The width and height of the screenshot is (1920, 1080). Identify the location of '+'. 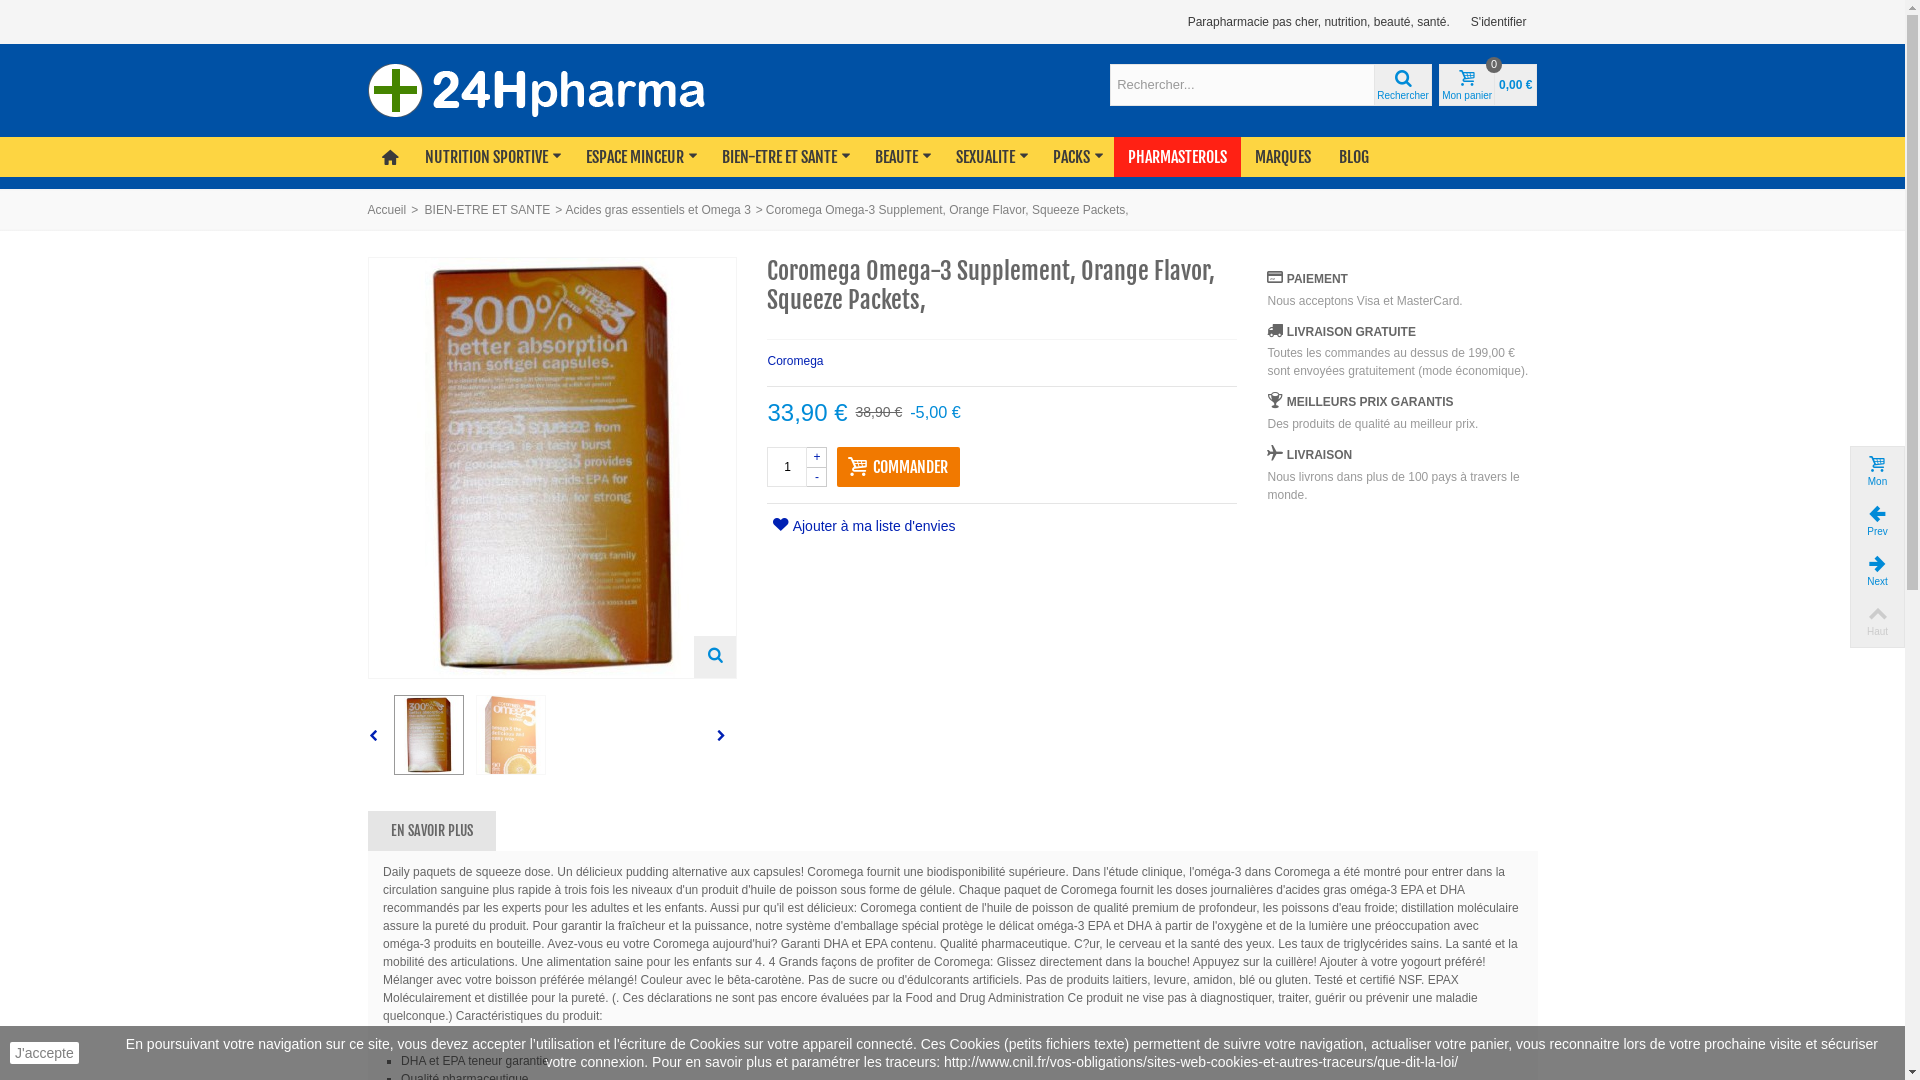
(816, 456).